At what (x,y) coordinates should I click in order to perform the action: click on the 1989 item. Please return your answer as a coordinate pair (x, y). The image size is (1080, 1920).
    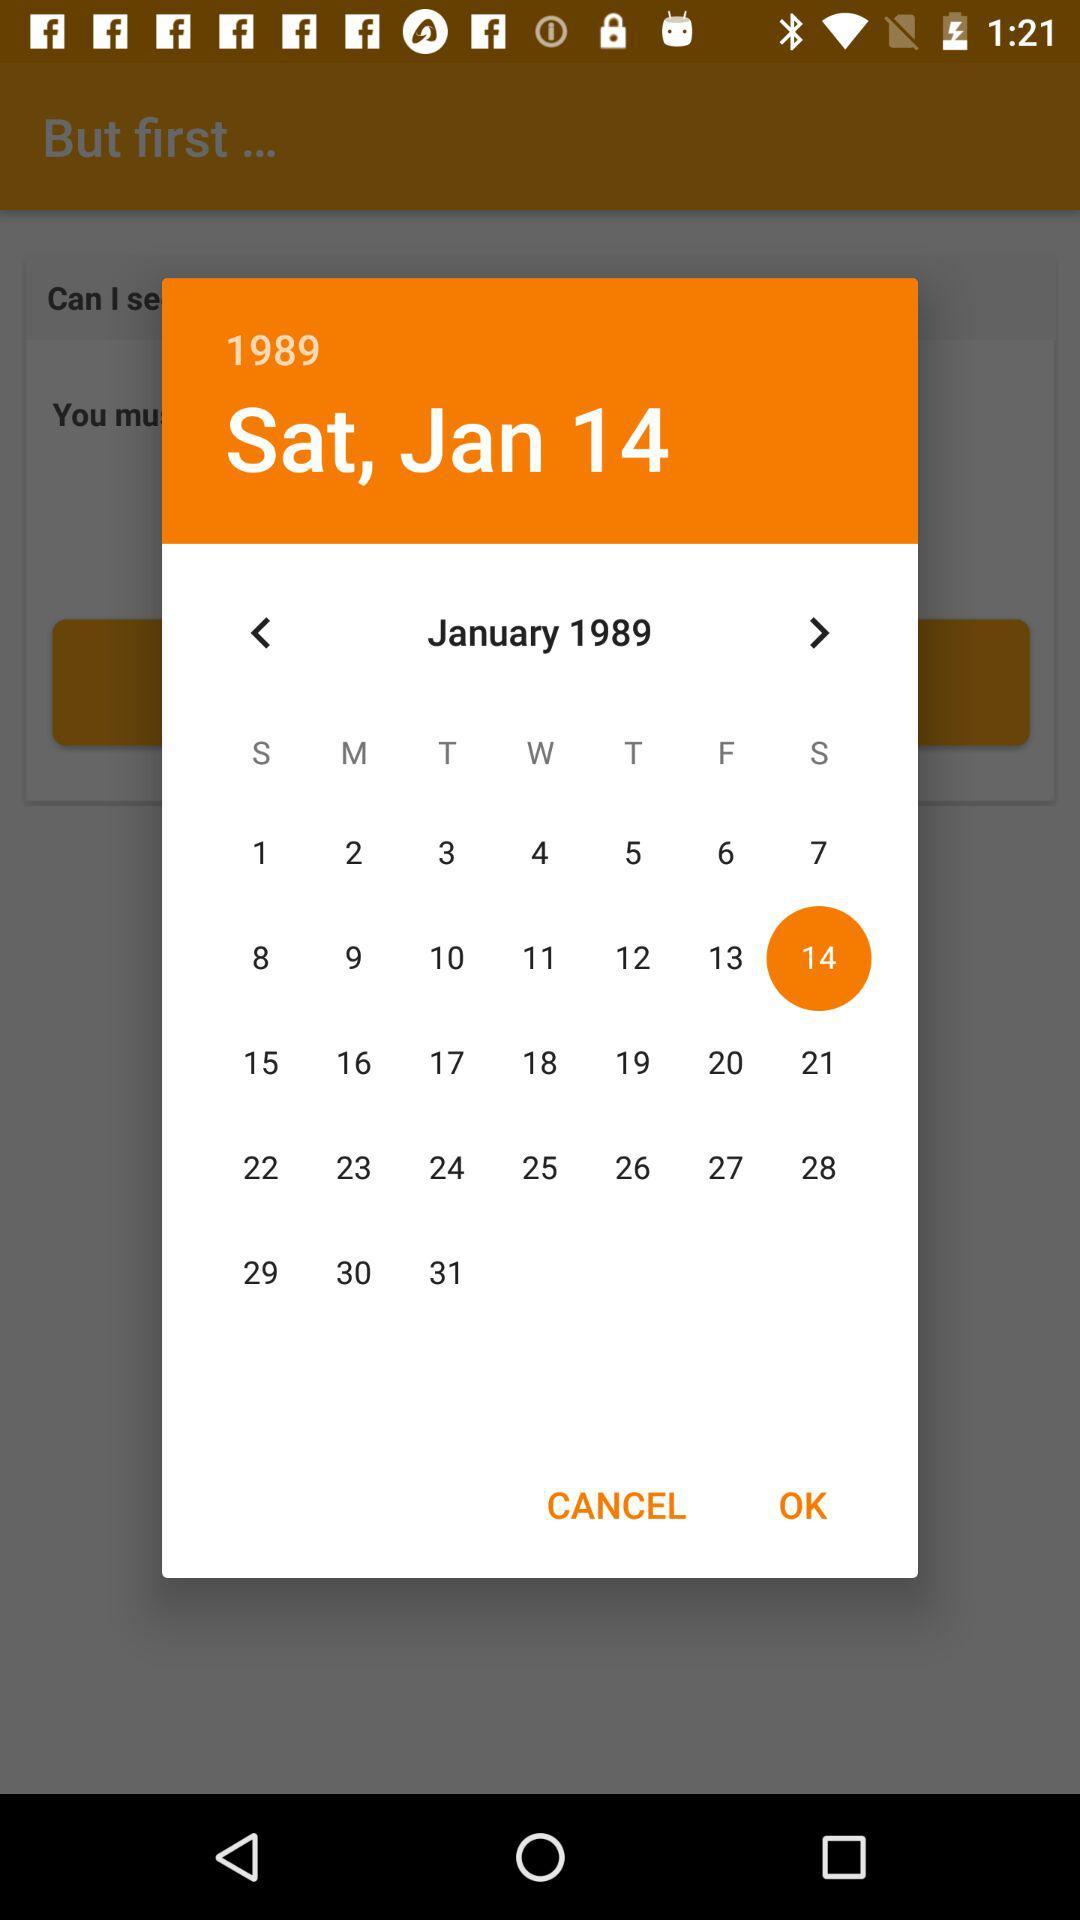
    Looking at the image, I should click on (540, 327).